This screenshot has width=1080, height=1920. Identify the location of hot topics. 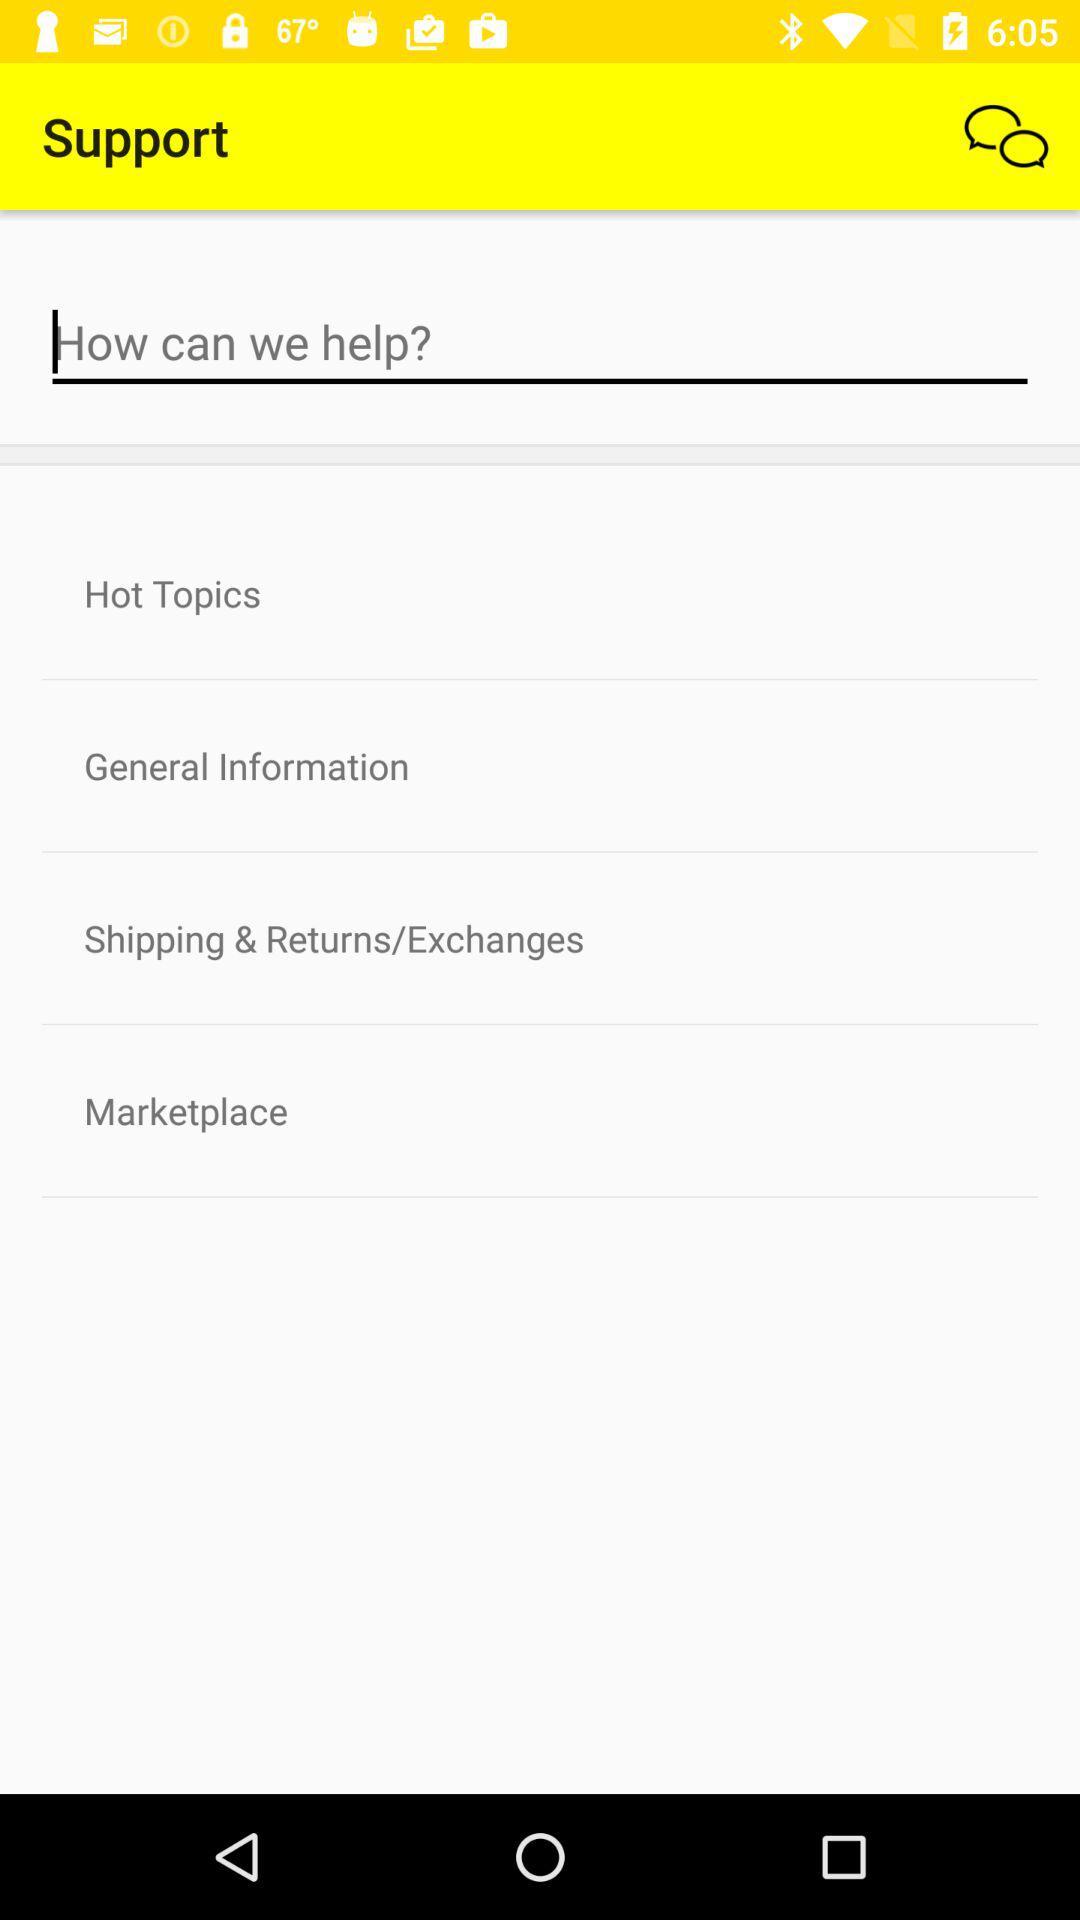
(540, 592).